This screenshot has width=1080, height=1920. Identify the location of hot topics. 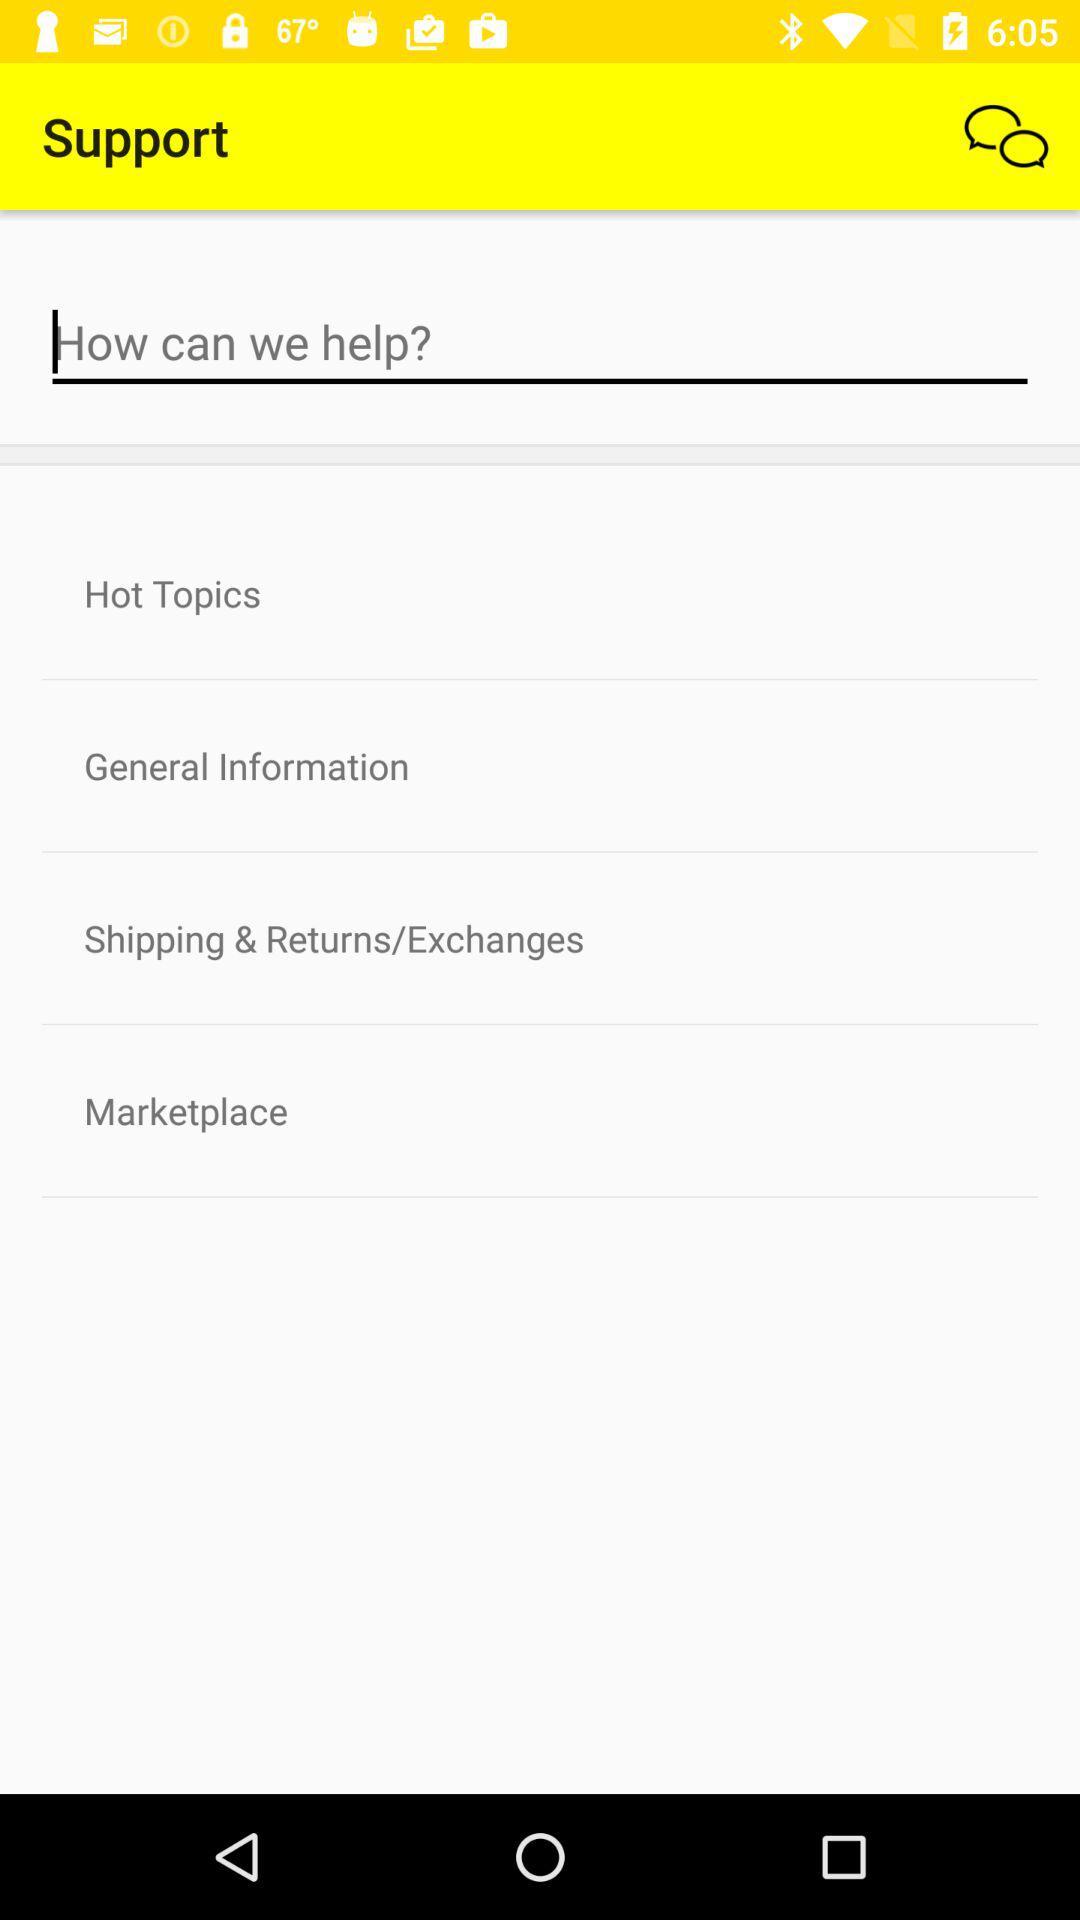
(540, 592).